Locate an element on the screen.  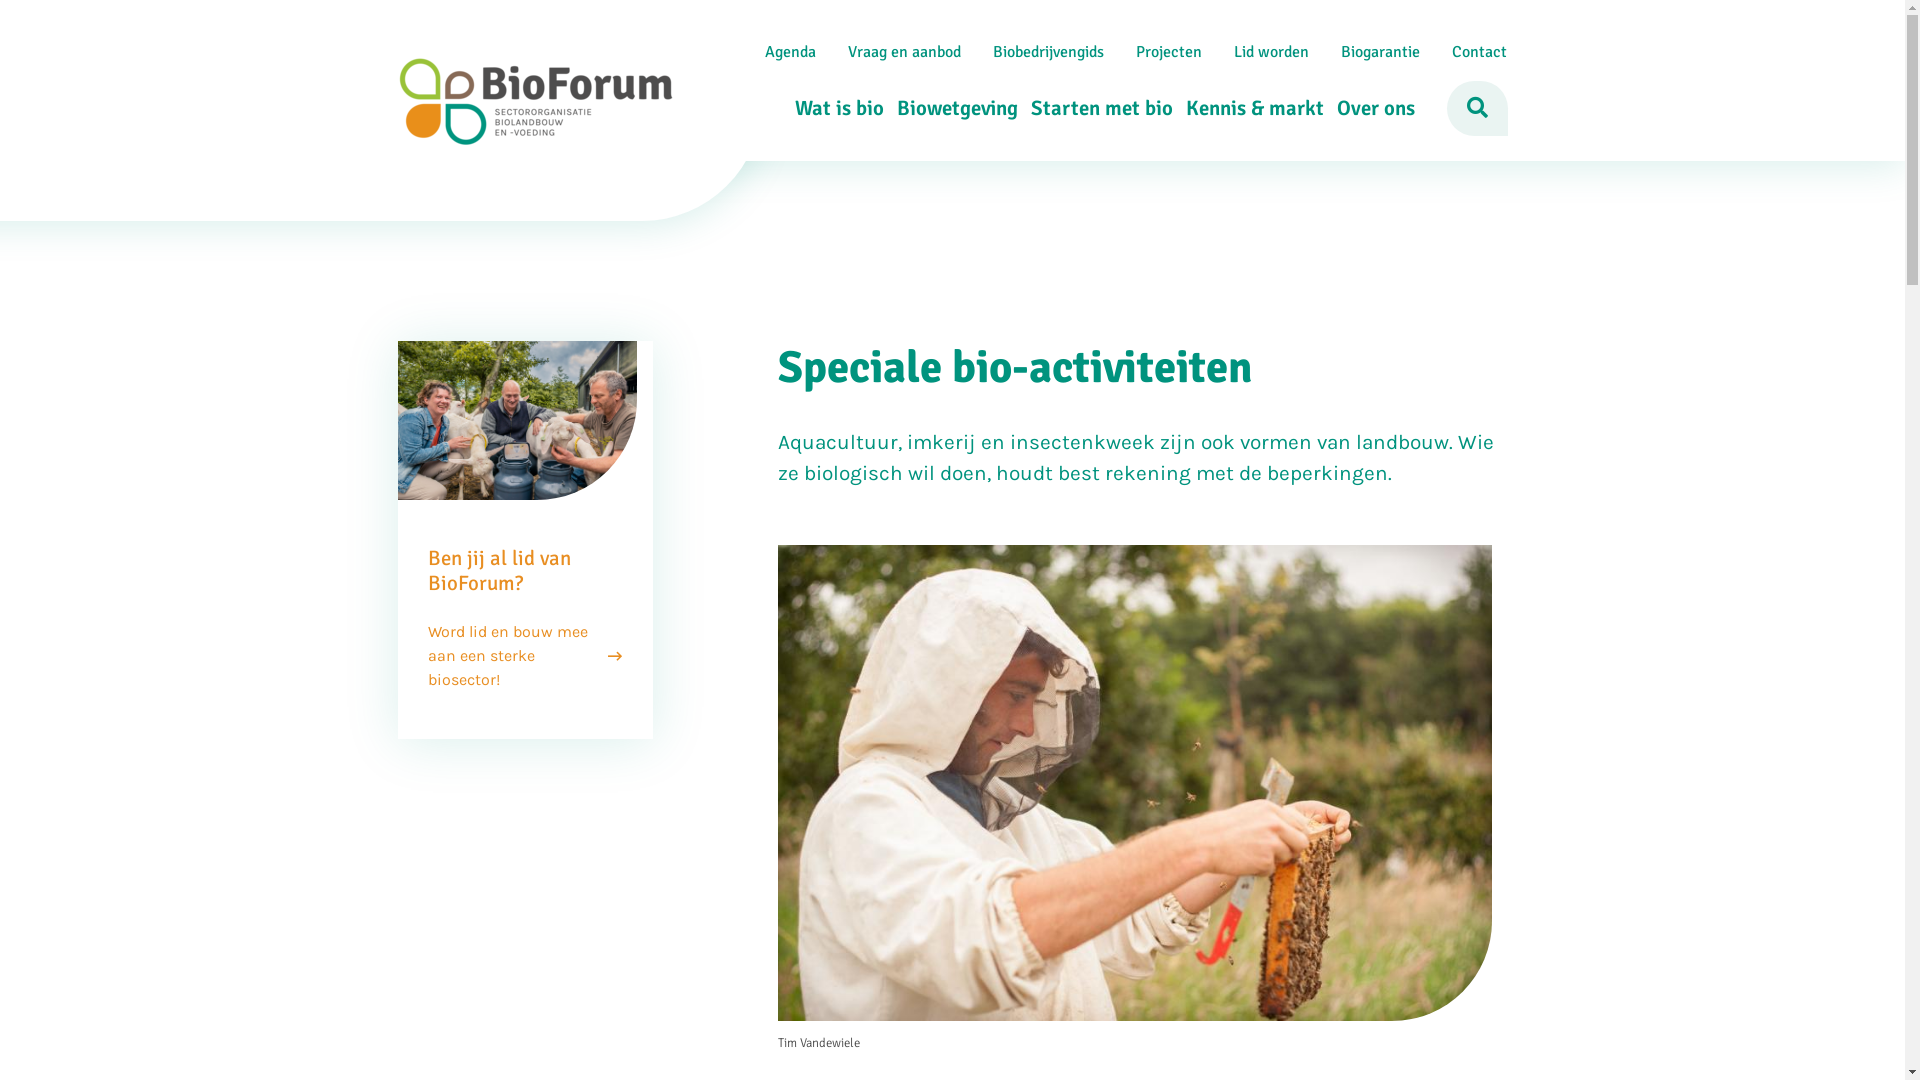
'Projecten' is located at coordinates (1169, 50).